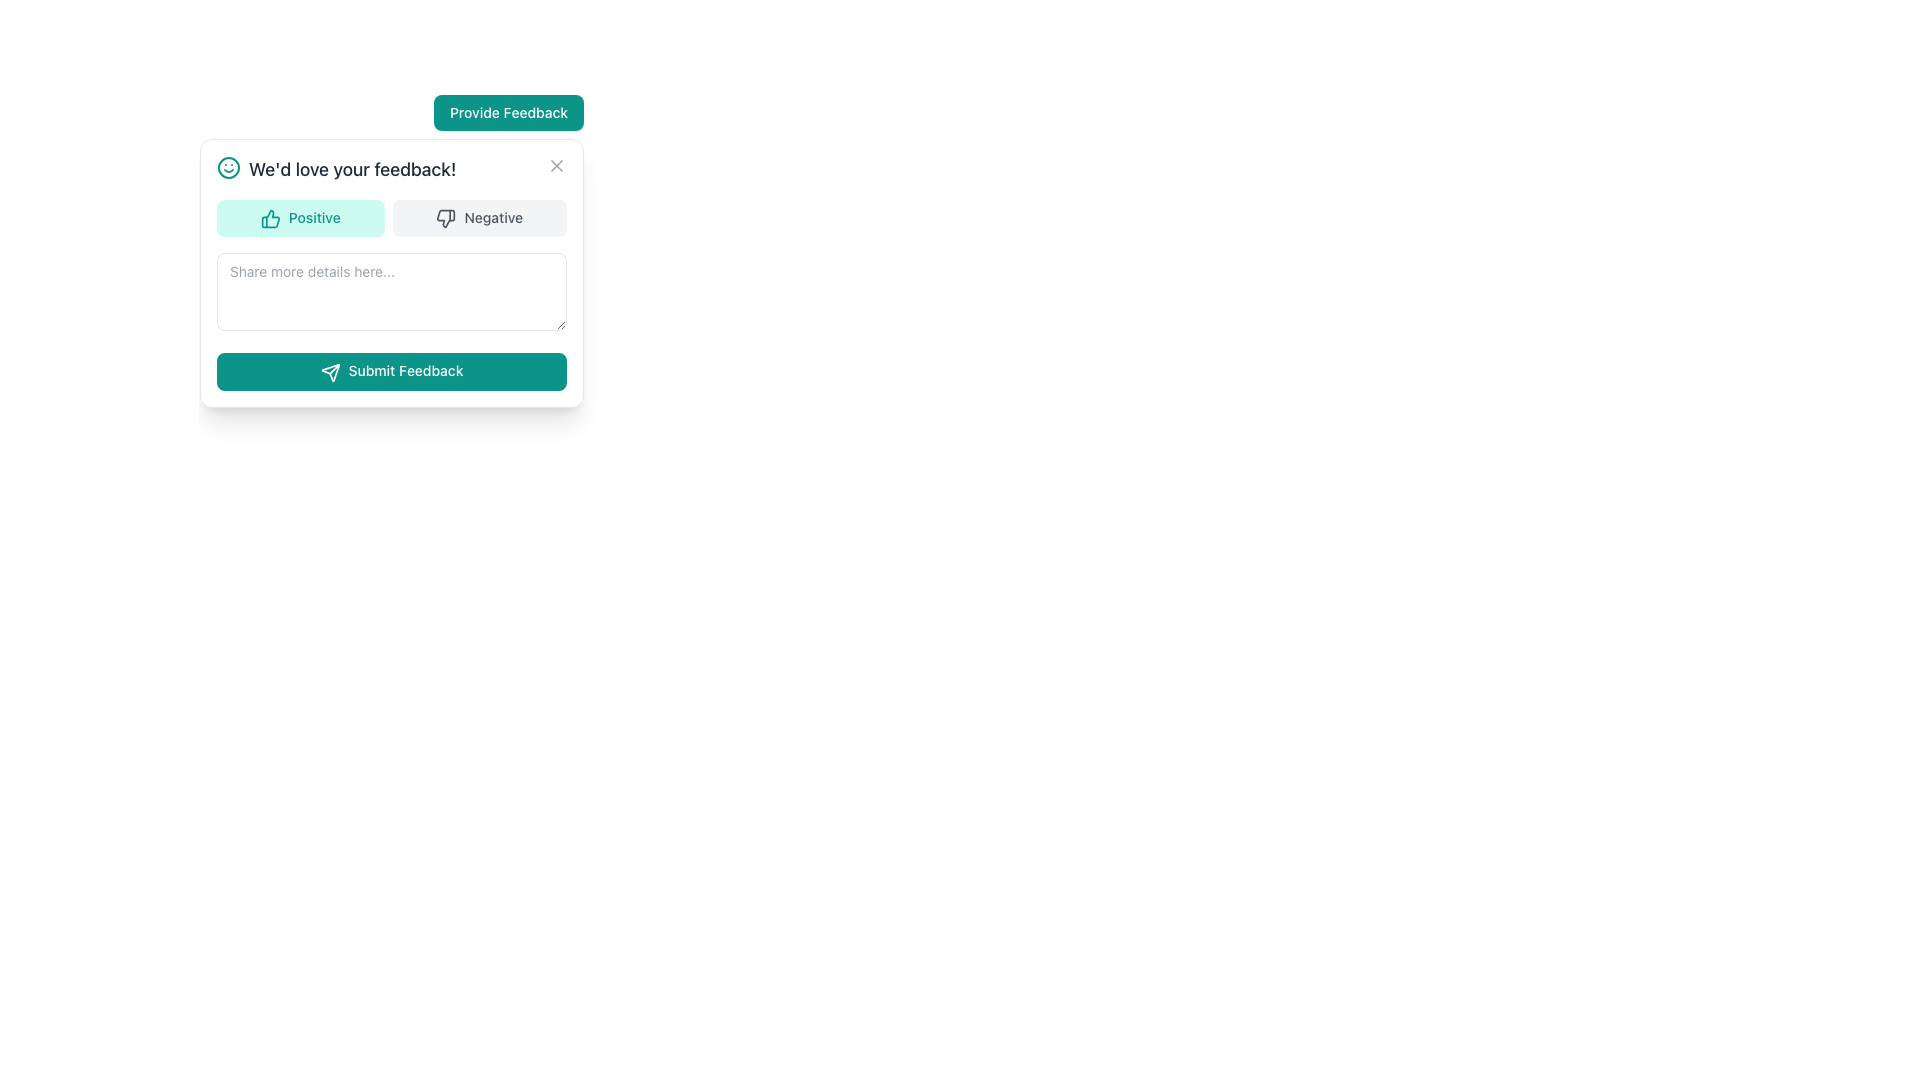  What do you see at coordinates (508, 112) in the screenshot?
I see `the 'Provide Feedback' button with a teal background and white text` at bounding box center [508, 112].